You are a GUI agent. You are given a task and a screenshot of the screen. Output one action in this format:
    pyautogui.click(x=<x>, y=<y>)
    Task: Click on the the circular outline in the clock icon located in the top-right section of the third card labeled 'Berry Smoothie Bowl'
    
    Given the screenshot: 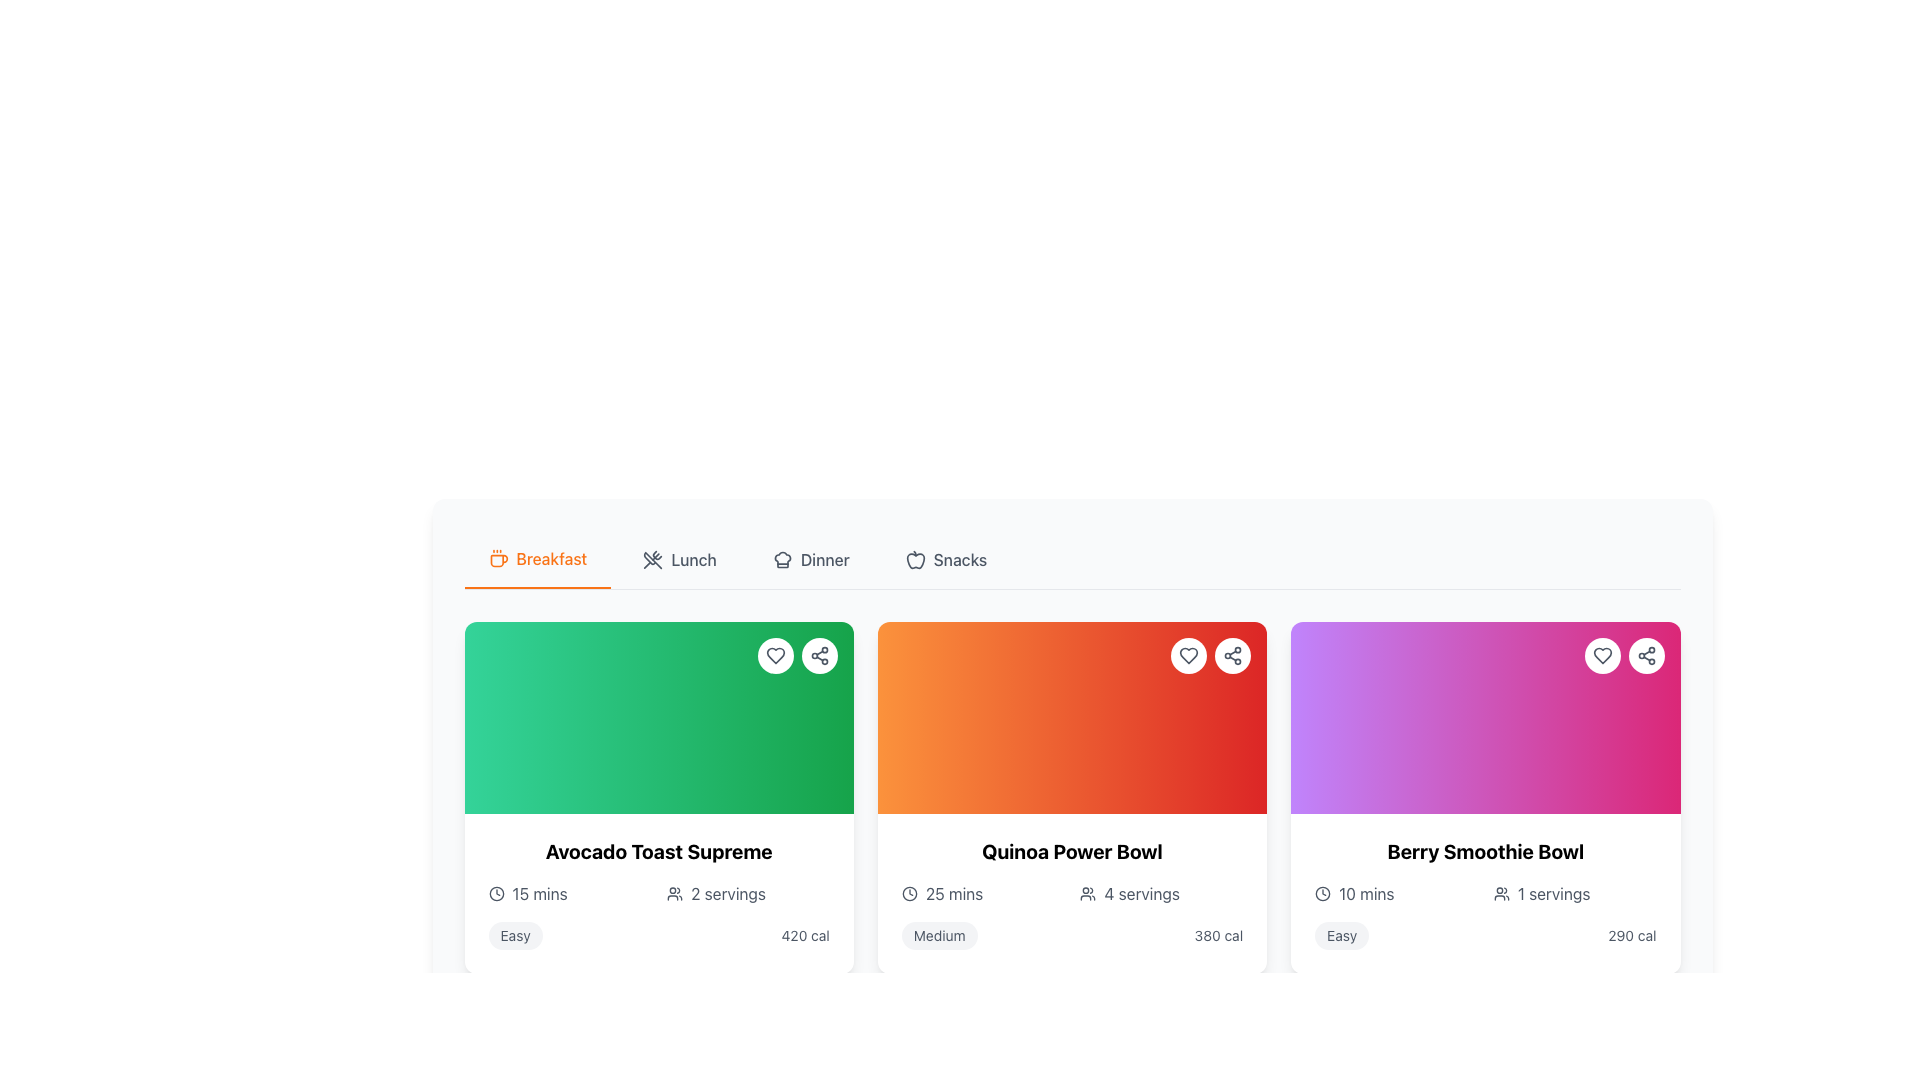 What is the action you would take?
    pyautogui.click(x=1323, y=893)
    